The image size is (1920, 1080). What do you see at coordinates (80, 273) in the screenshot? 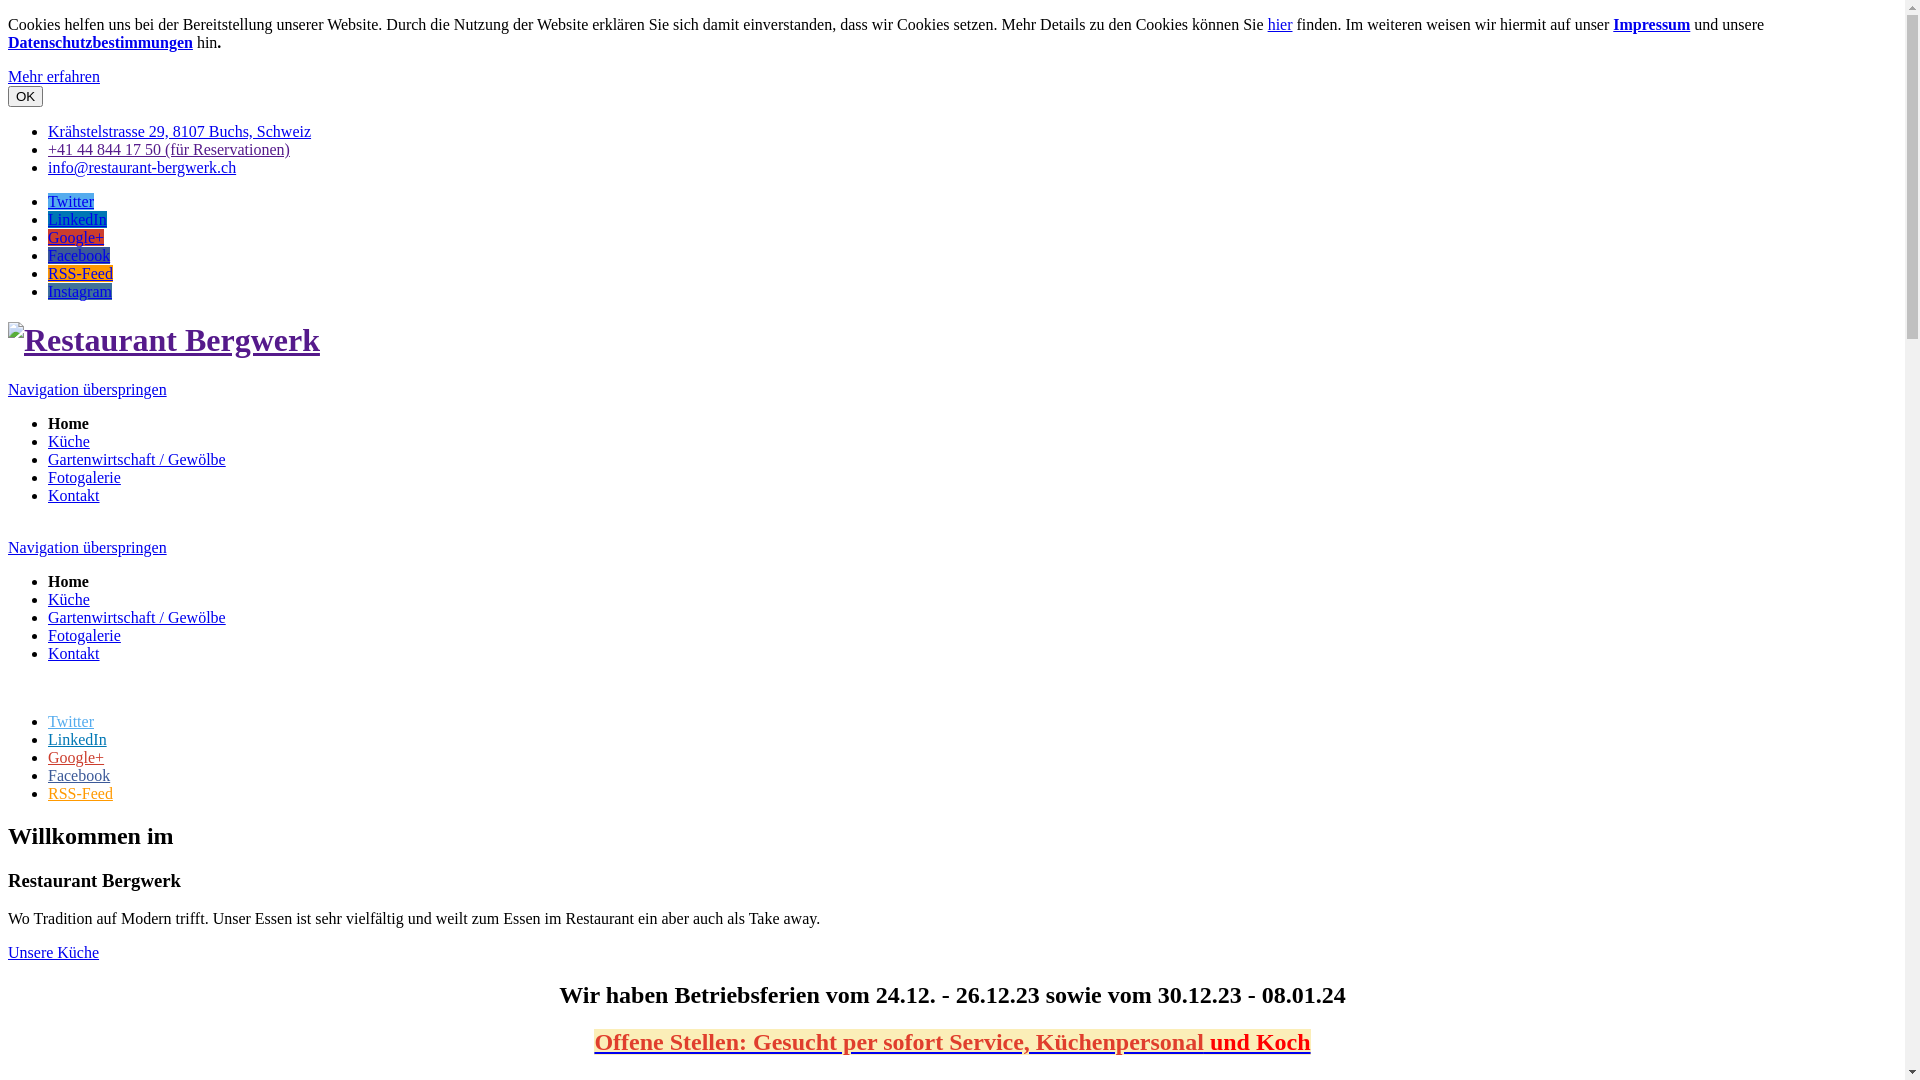
I see `'RSS-Feed'` at bounding box center [80, 273].